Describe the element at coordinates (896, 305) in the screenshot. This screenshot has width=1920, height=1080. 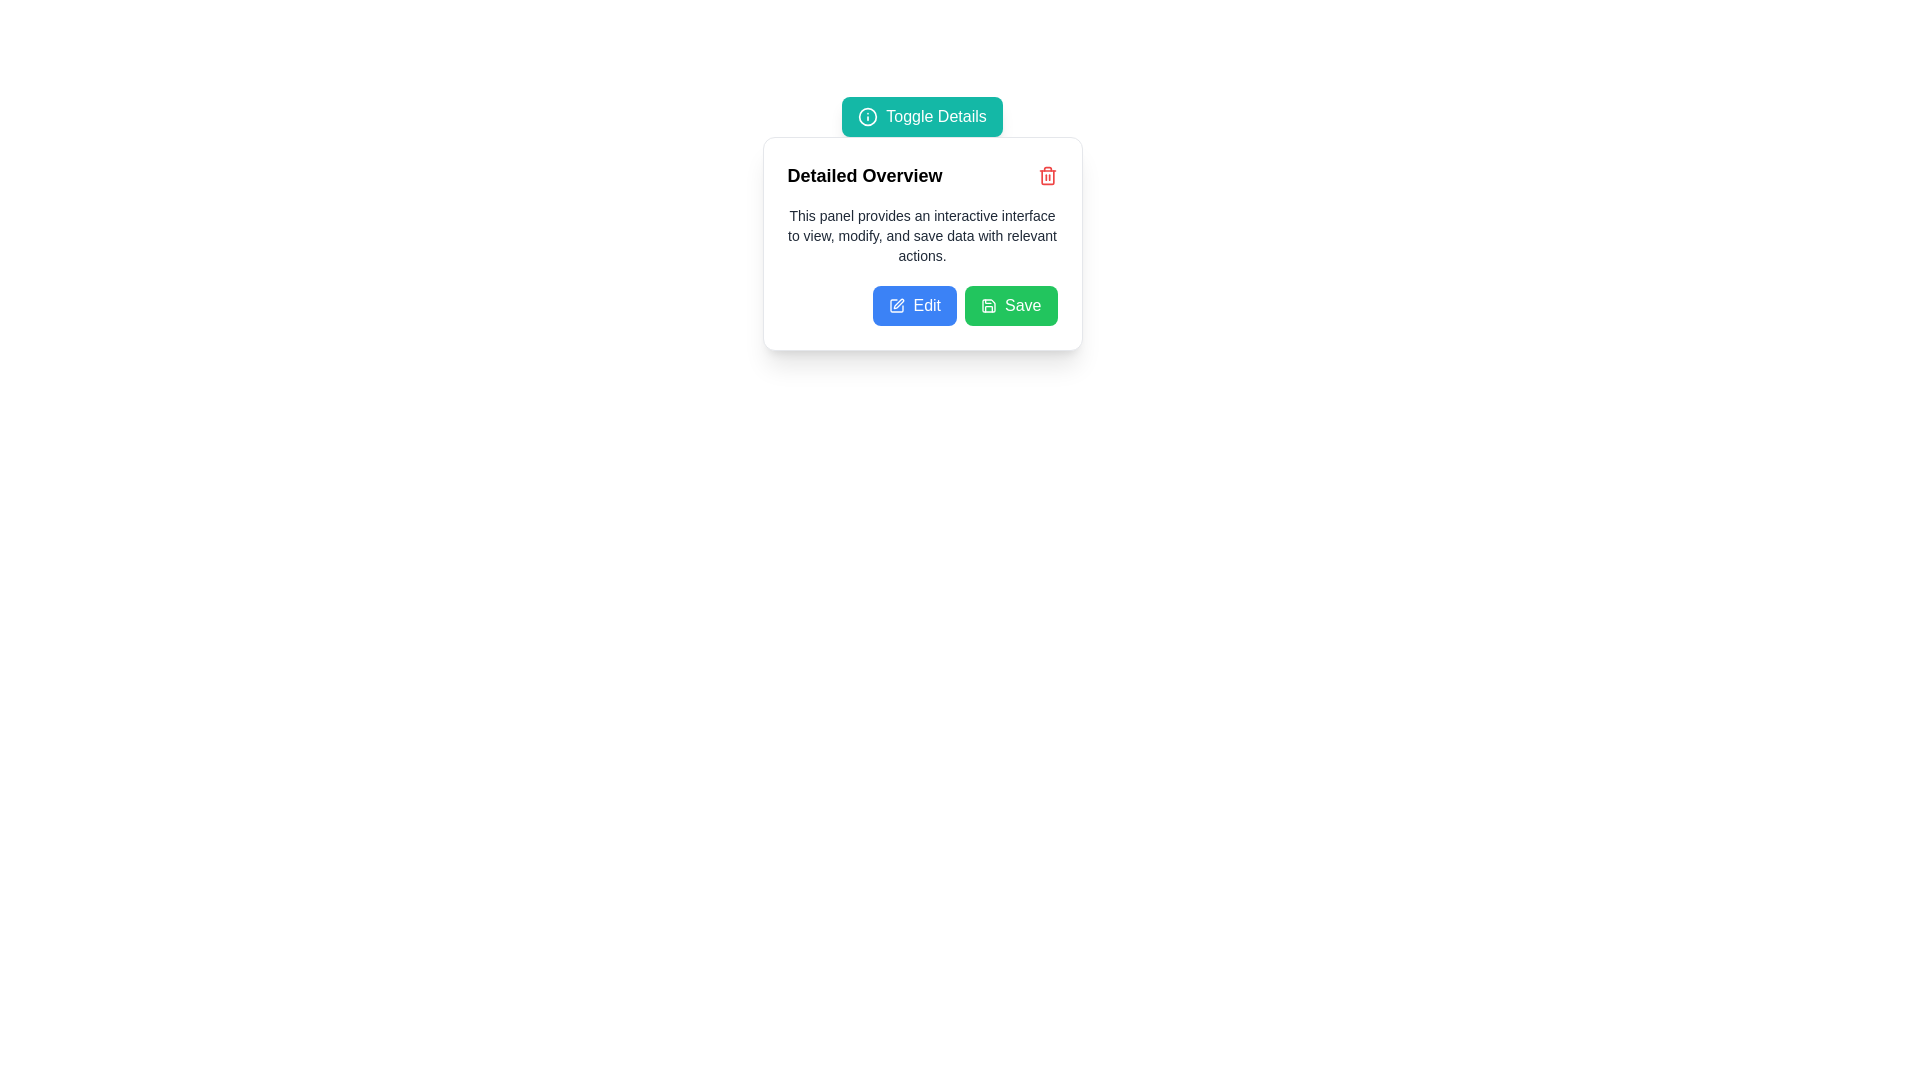
I see `the edit icon, which is a square with a pencil inside, located within the 'Edit' button on the left side of the bottom buttons on the card labeled 'Detailed Overview'` at that location.